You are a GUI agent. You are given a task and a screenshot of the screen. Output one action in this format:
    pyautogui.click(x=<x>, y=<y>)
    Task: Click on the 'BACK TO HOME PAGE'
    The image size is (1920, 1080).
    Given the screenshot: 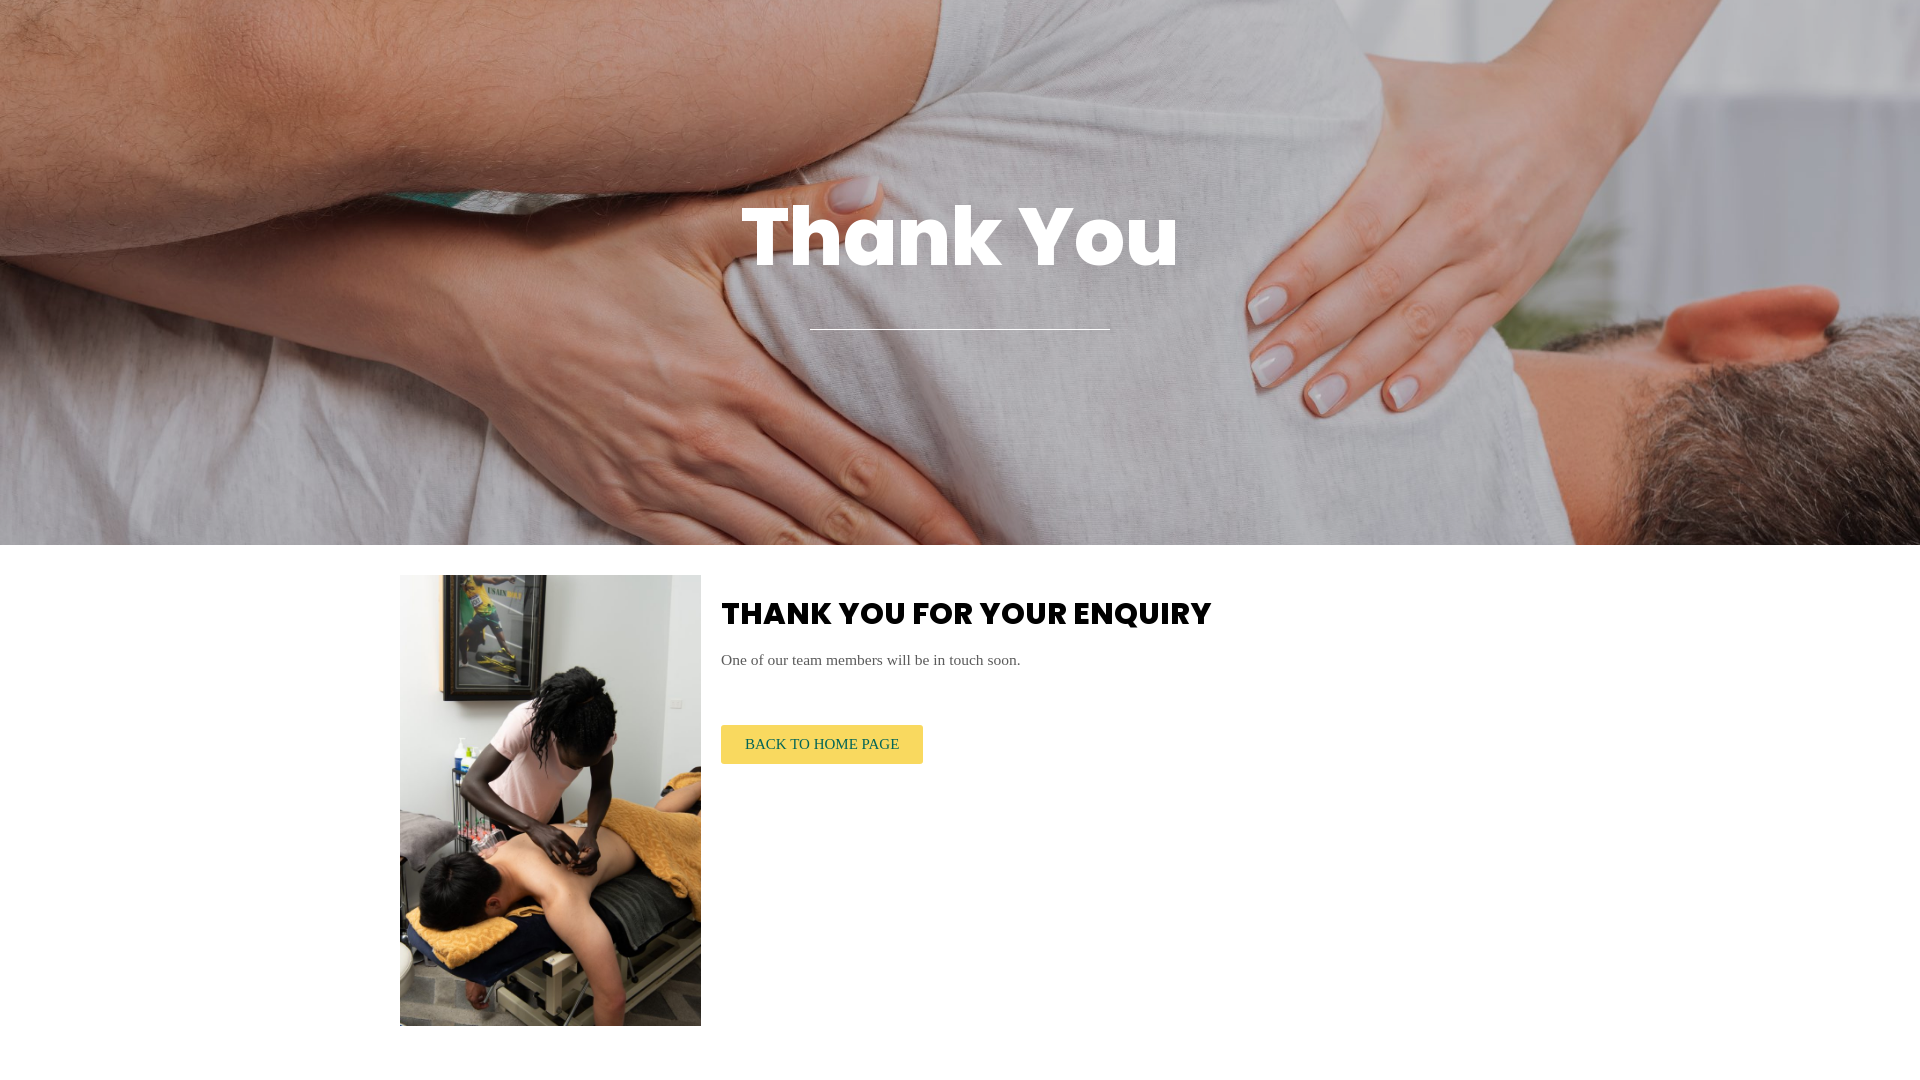 What is the action you would take?
    pyautogui.click(x=821, y=744)
    